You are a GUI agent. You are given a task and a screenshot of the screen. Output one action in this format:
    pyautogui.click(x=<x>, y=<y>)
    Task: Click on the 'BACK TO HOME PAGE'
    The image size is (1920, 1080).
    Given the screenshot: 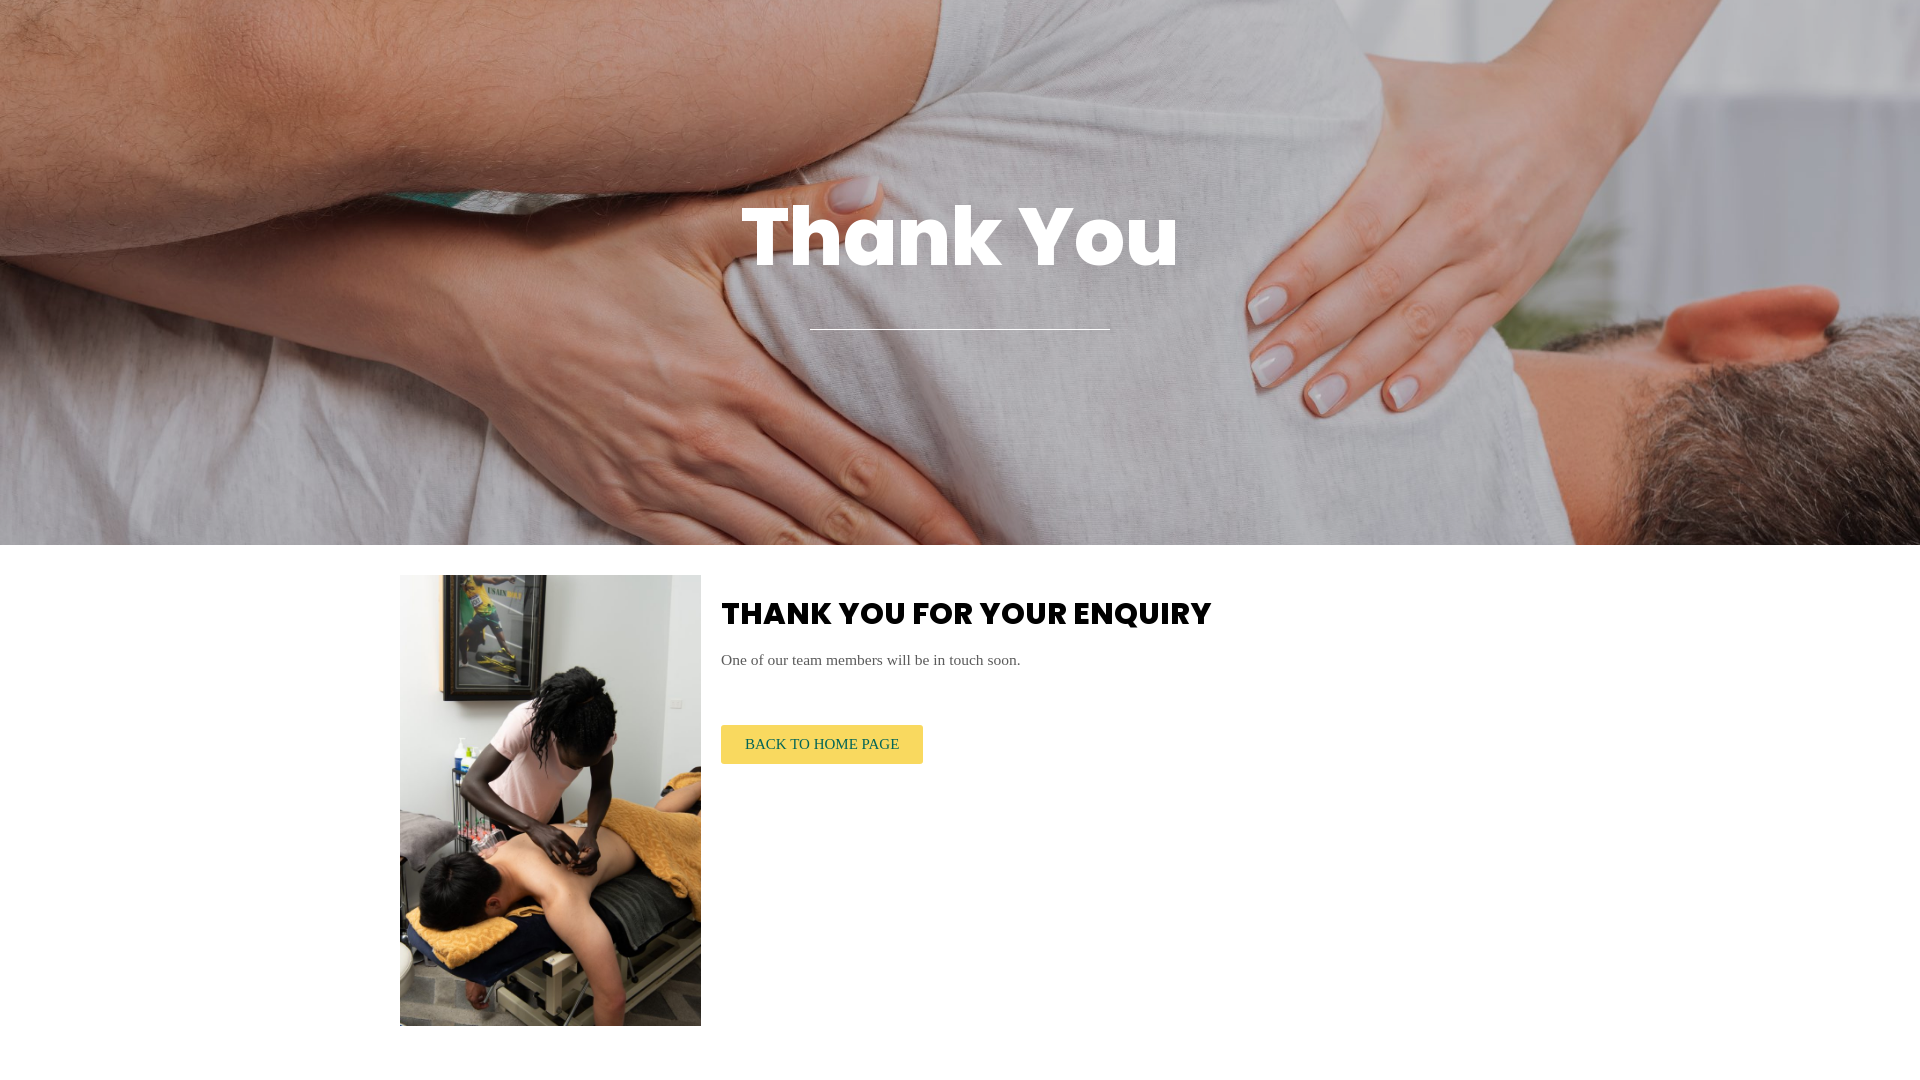 What is the action you would take?
    pyautogui.click(x=821, y=744)
    